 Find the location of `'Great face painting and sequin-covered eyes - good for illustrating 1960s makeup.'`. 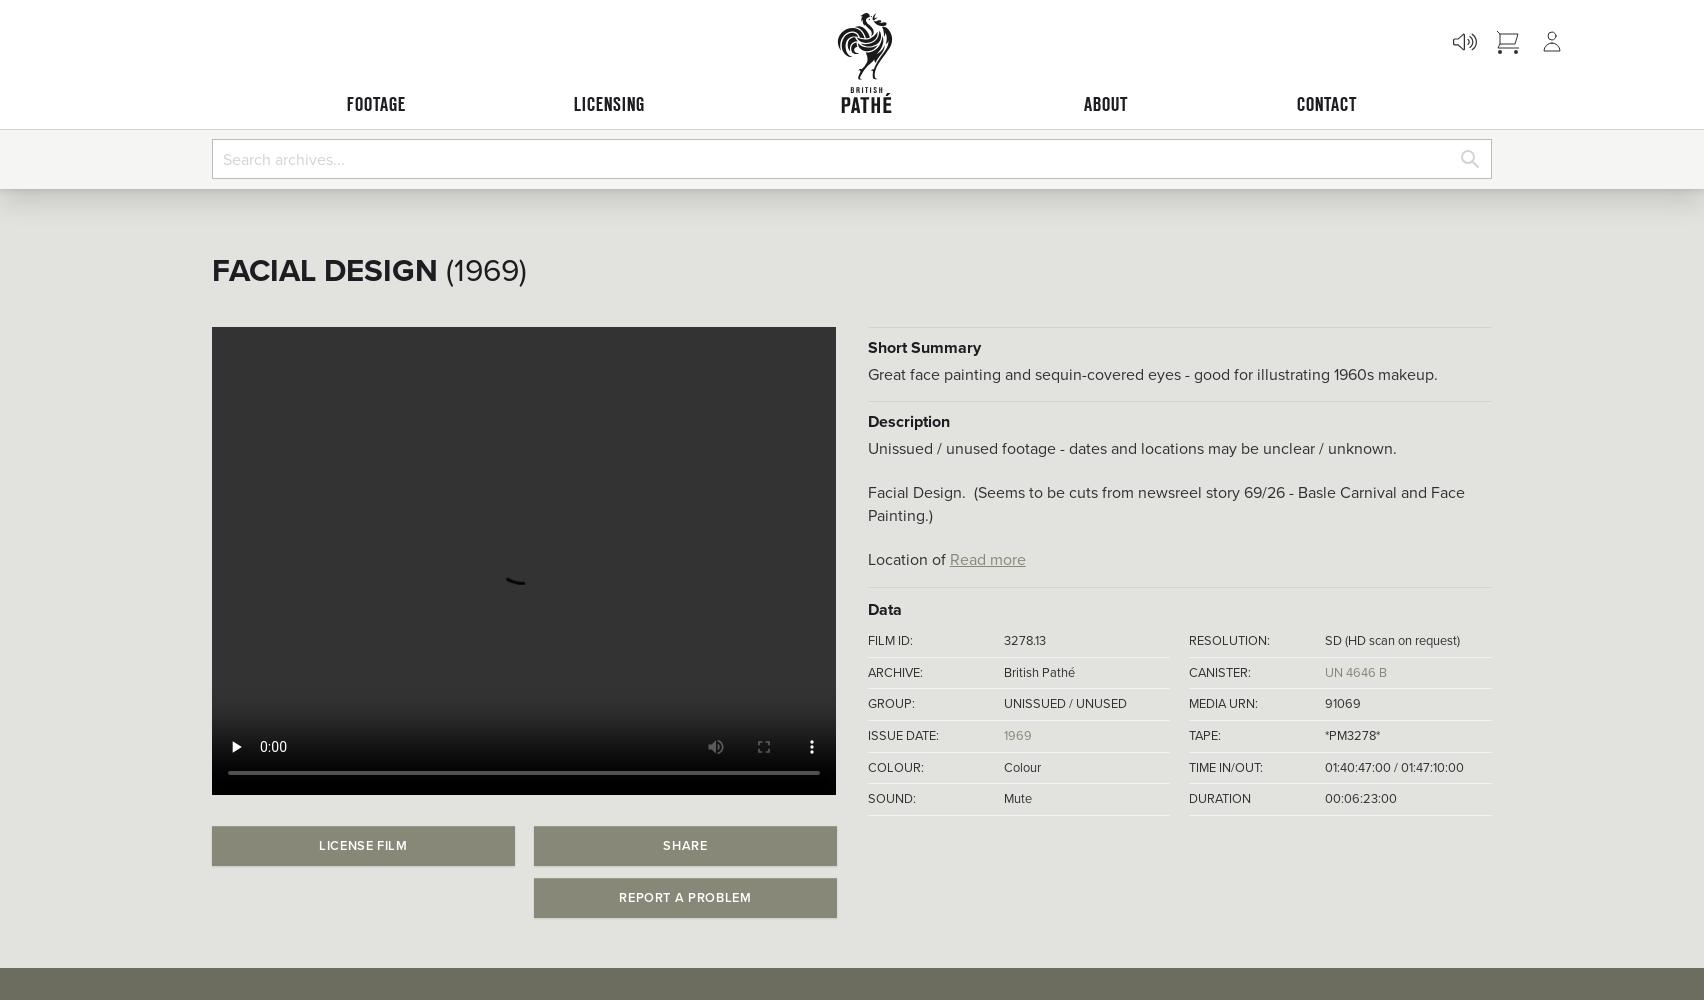

'Great face painting and sequin-covered eyes - good for illustrating 1960s makeup.' is located at coordinates (866, 372).